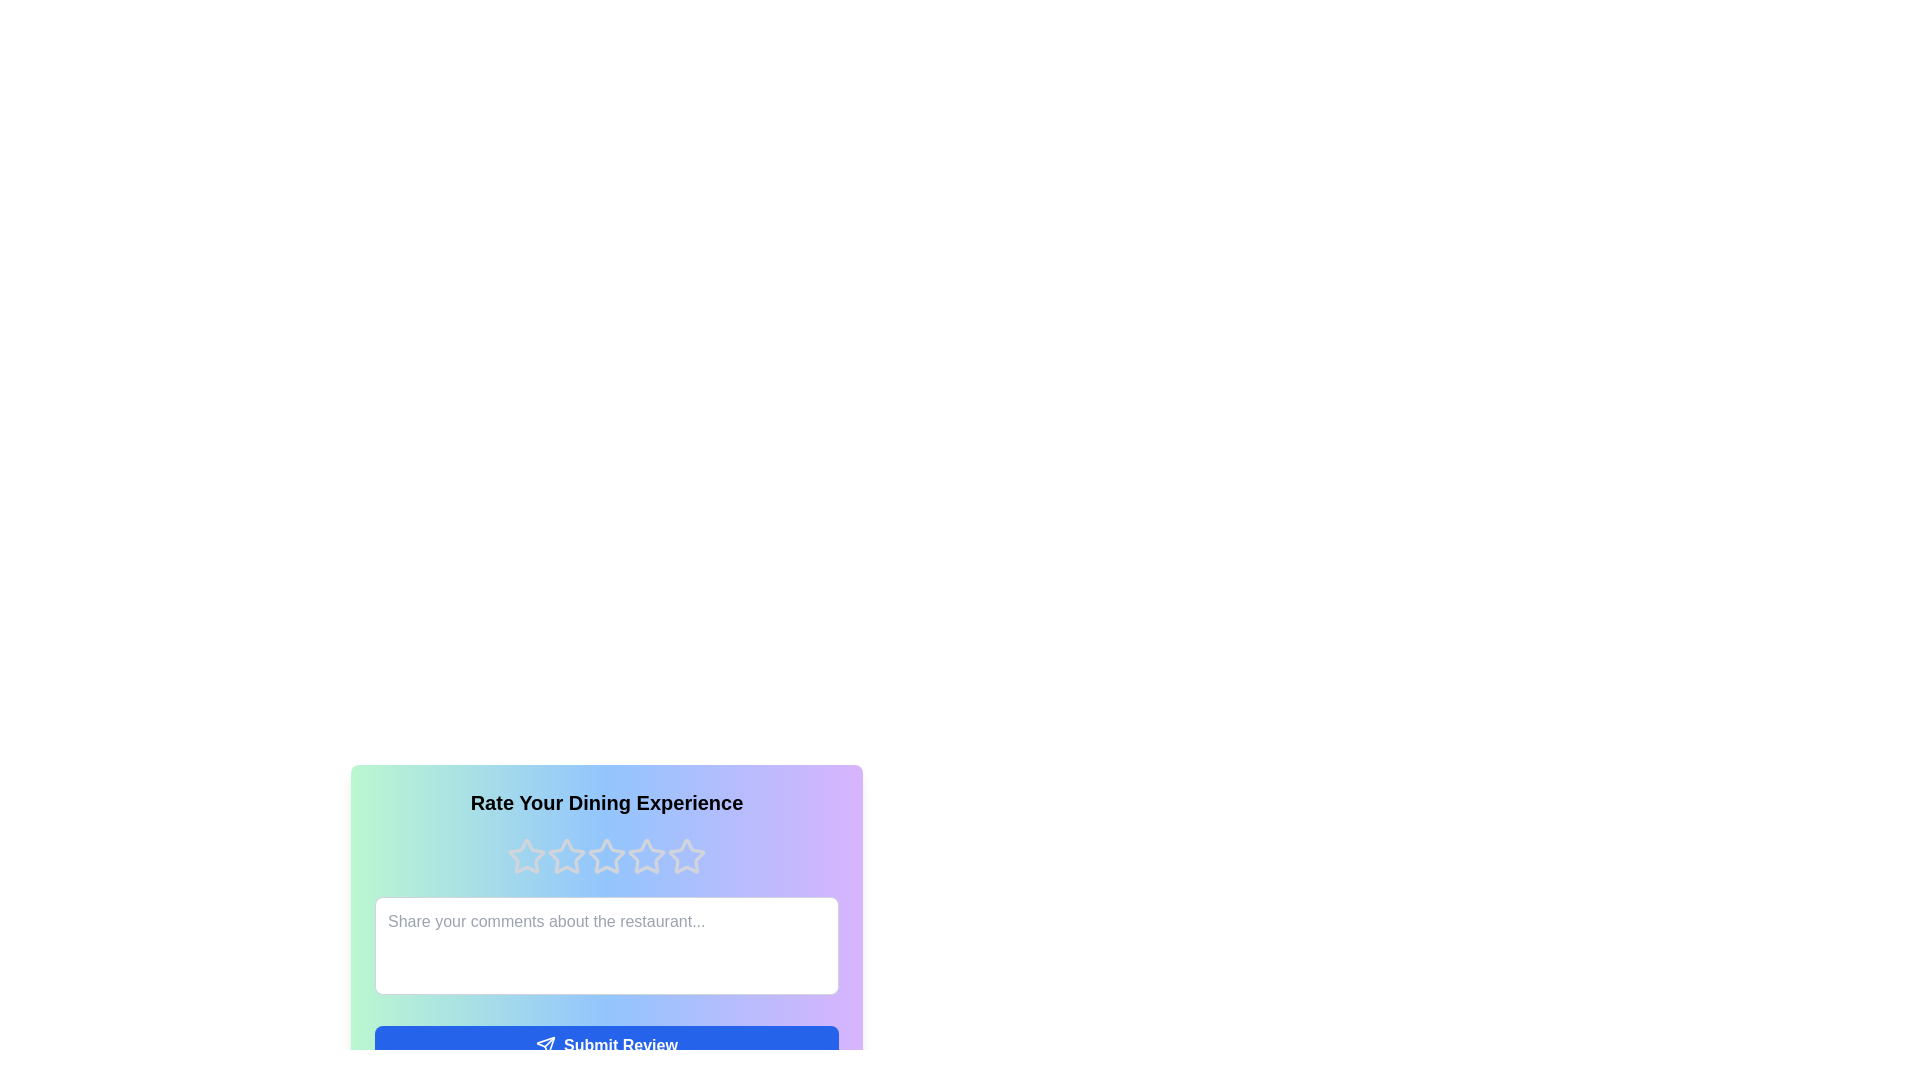 This screenshot has width=1920, height=1080. I want to click on the second rating star icon in the five-star rating system, so click(605, 855).